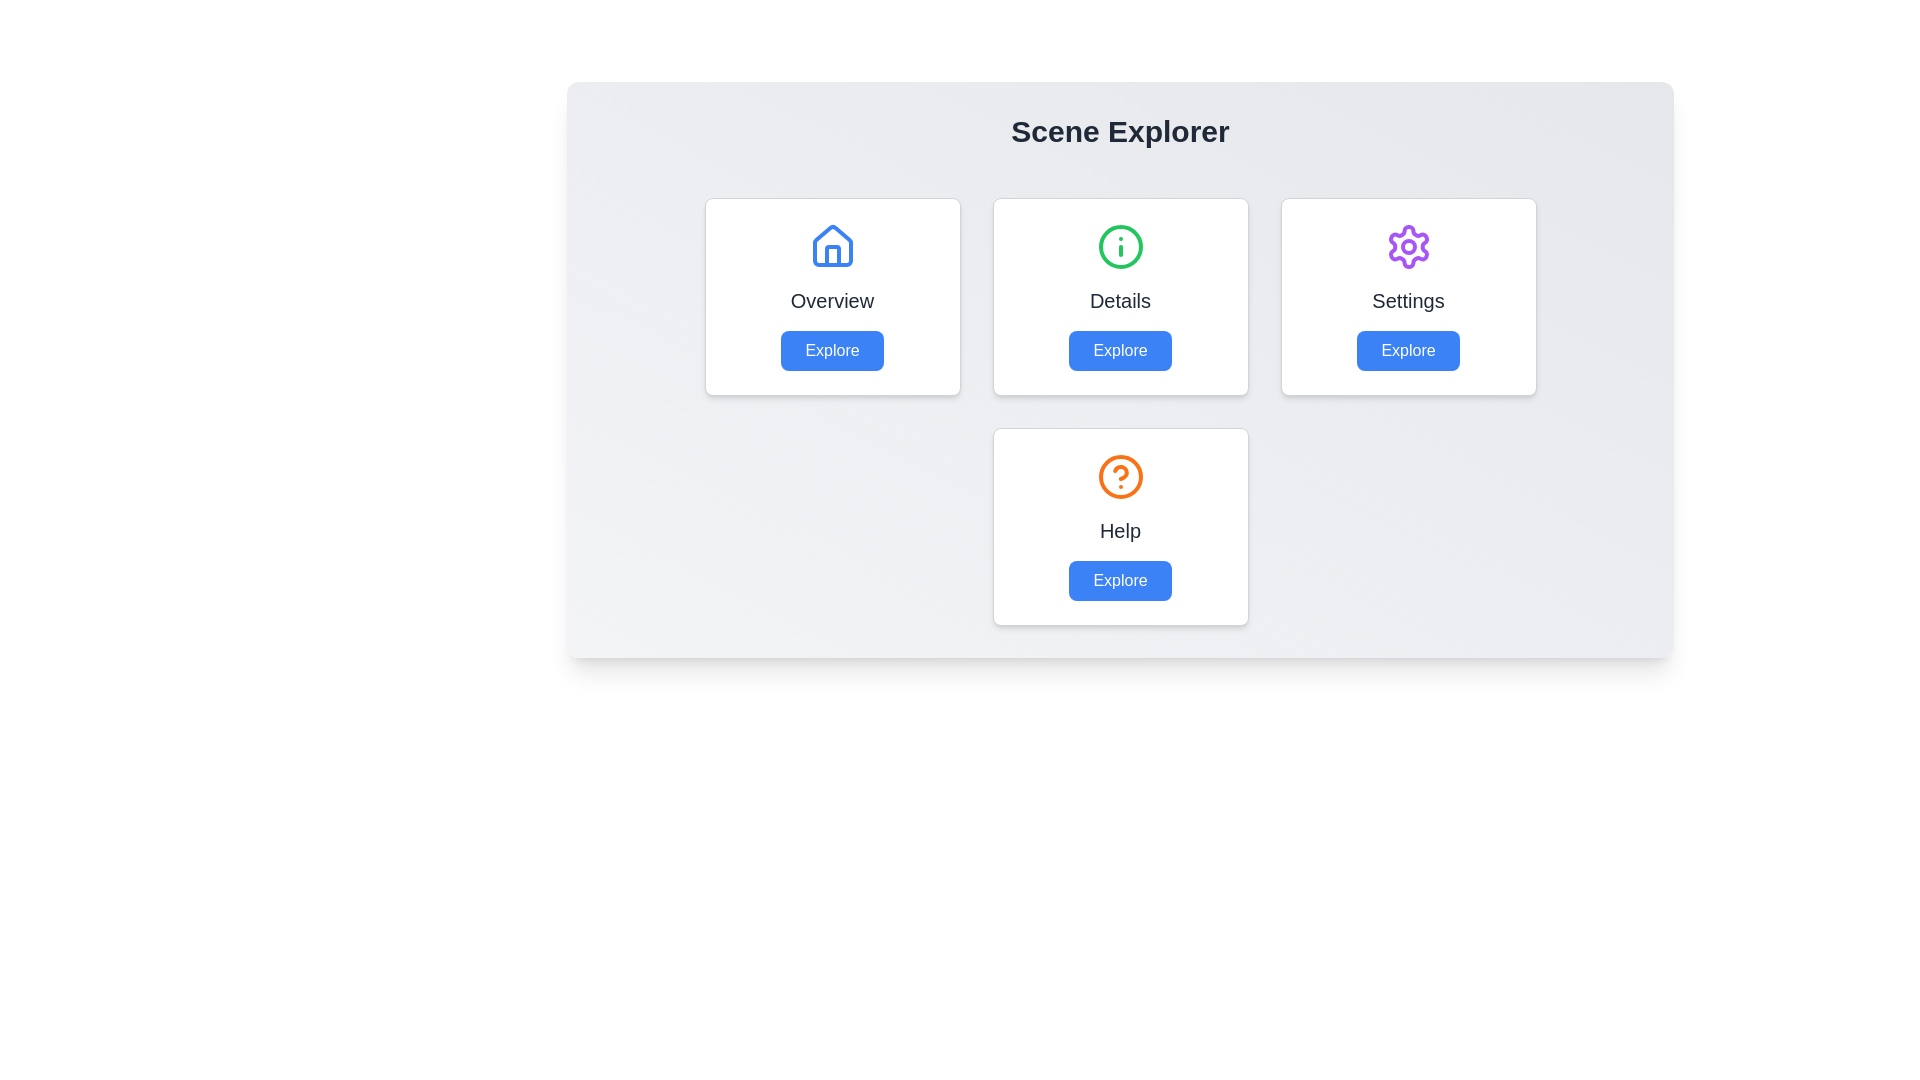  Describe the element at coordinates (1407, 245) in the screenshot. I see `the SVG Circle Element located at the center of the gear icon in the top-right corner of the 'Scene Explorer' interface, which is associated with settings functionality` at that location.